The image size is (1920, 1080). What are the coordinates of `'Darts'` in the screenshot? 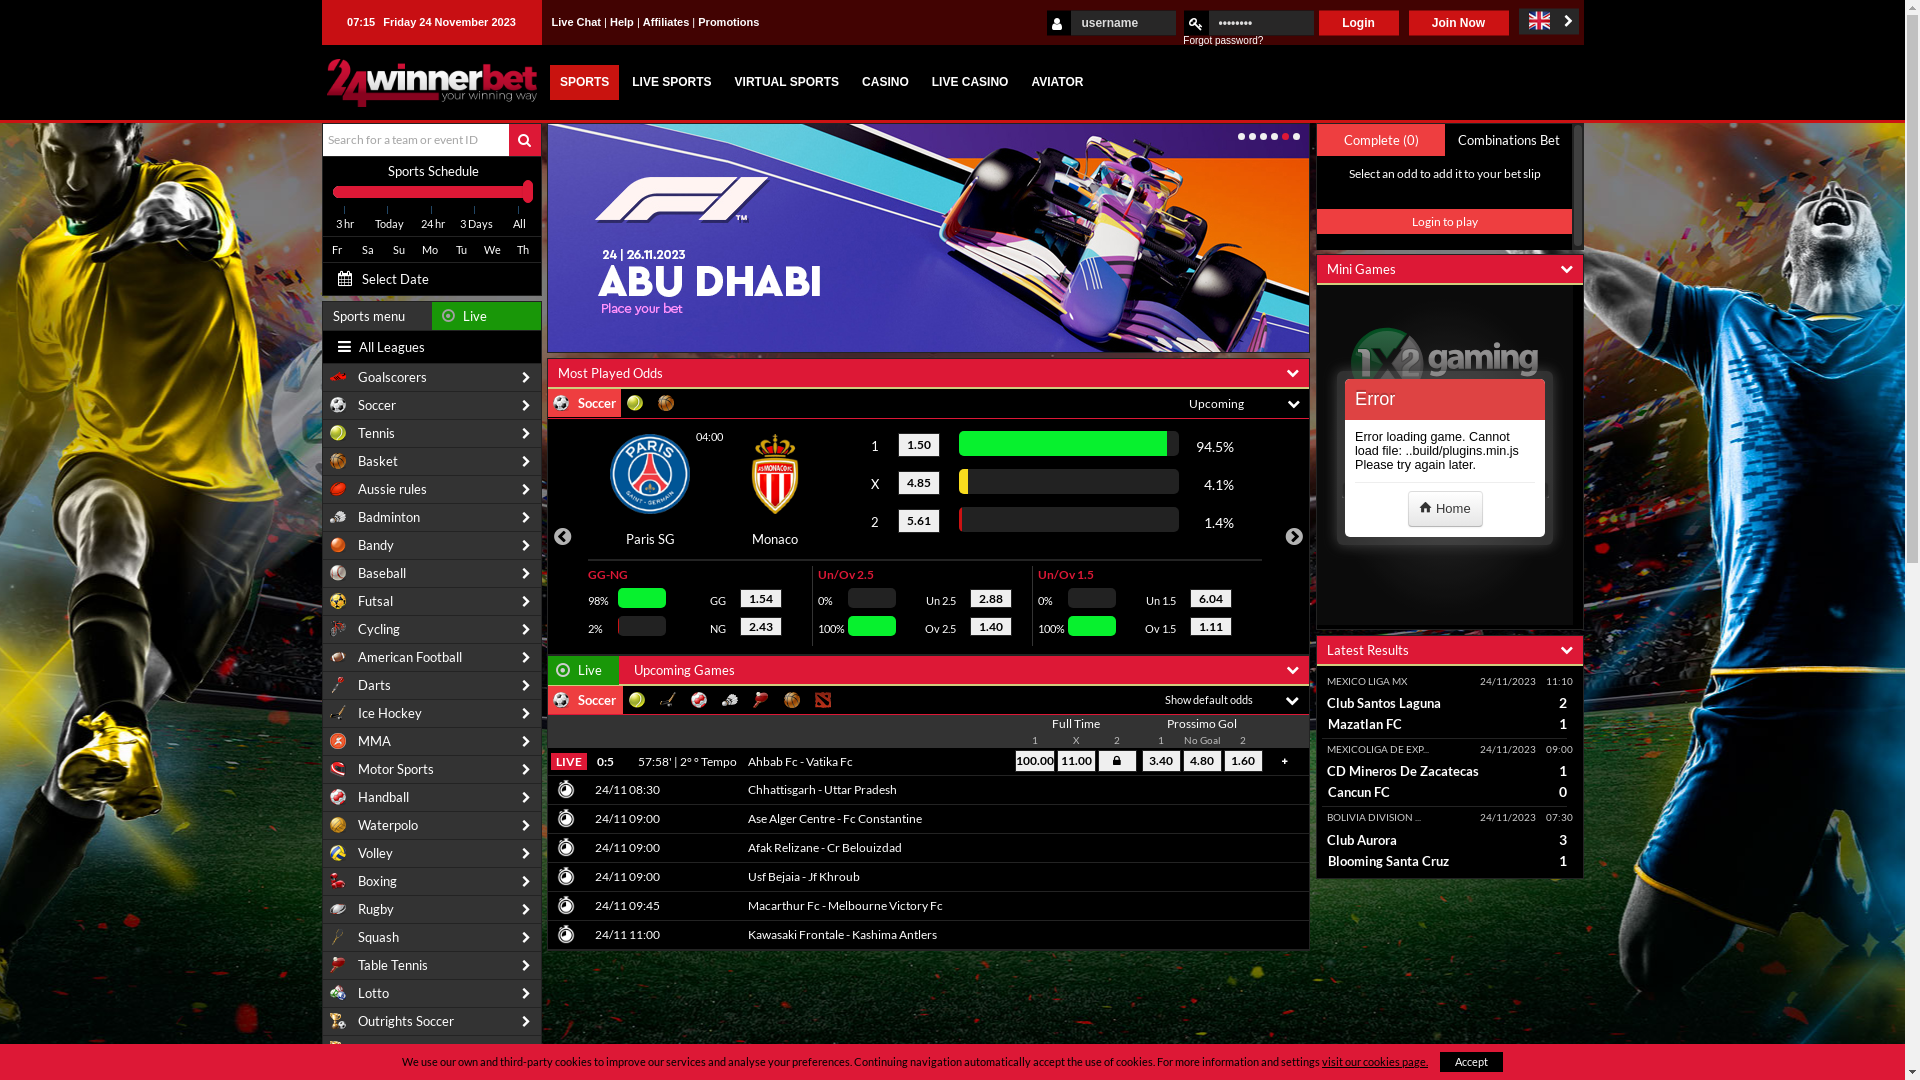 It's located at (430, 685).